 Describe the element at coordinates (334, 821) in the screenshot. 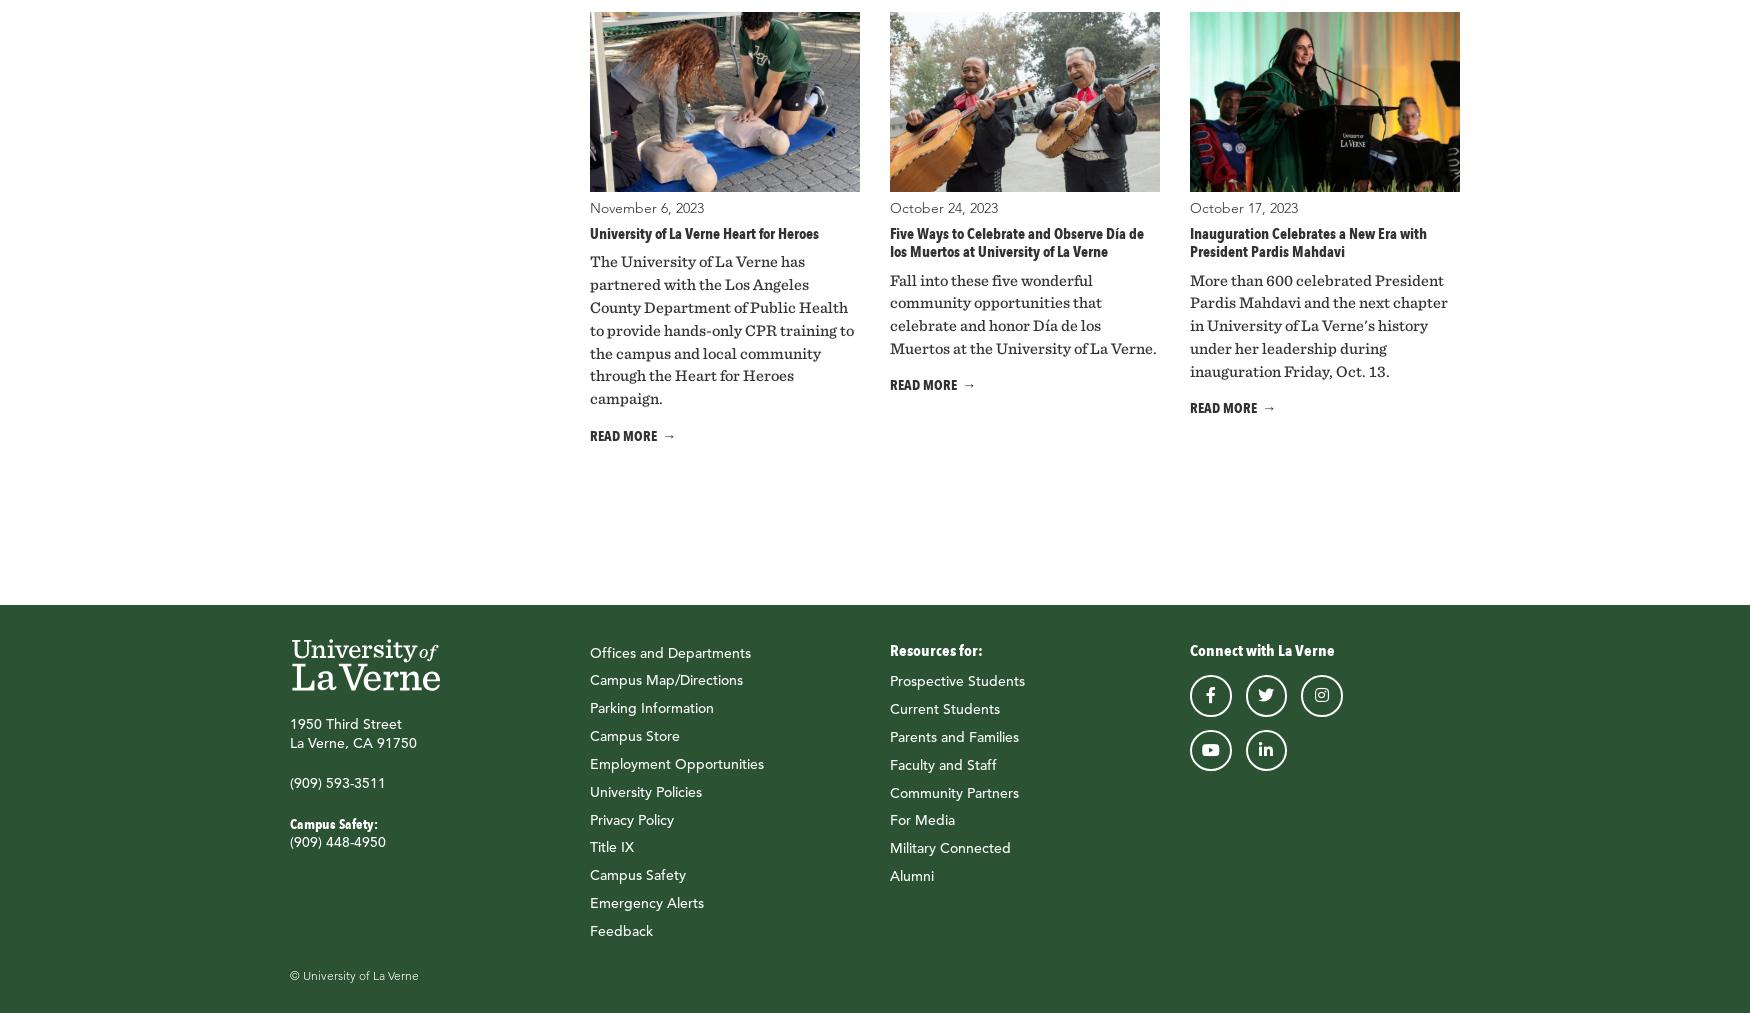

I see `'Campus Safety:'` at that location.